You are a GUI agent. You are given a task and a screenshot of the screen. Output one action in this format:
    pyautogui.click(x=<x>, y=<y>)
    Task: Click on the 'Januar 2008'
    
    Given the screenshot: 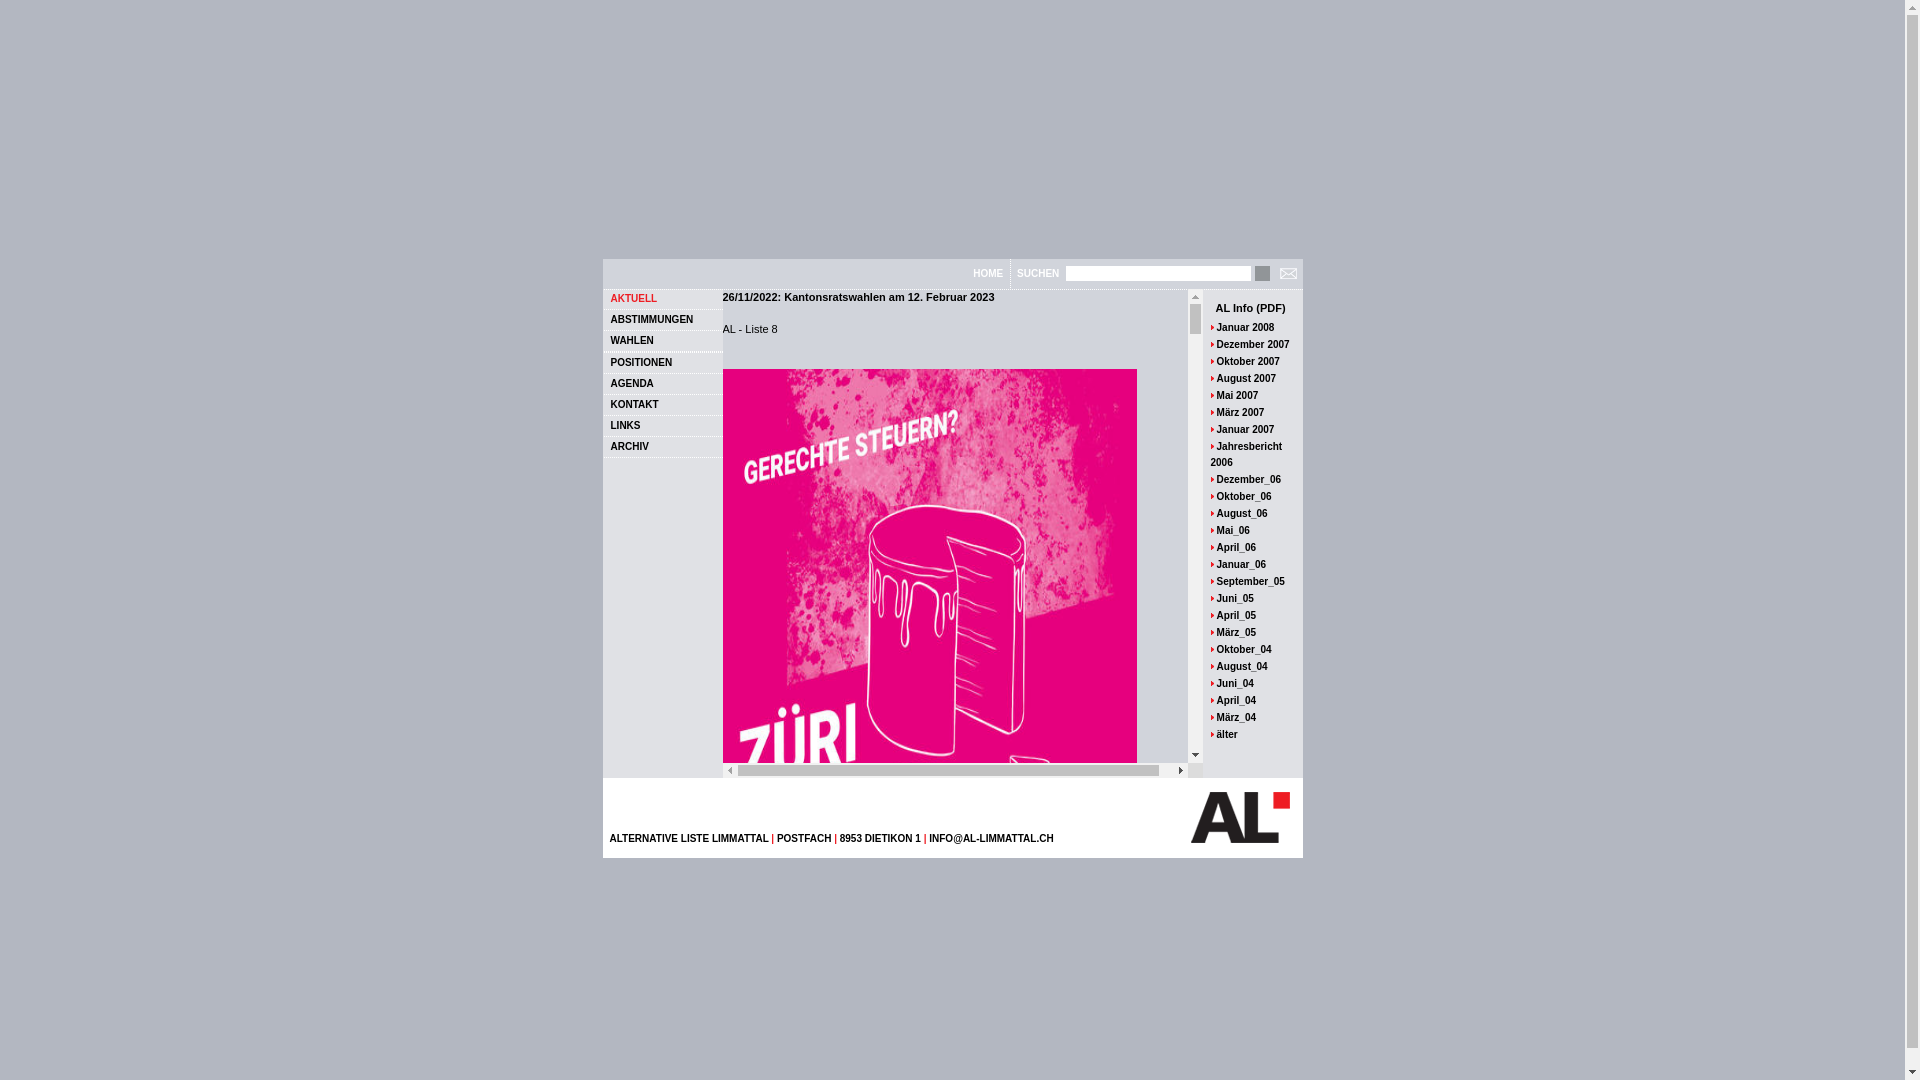 What is the action you would take?
    pyautogui.click(x=1245, y=326)
    